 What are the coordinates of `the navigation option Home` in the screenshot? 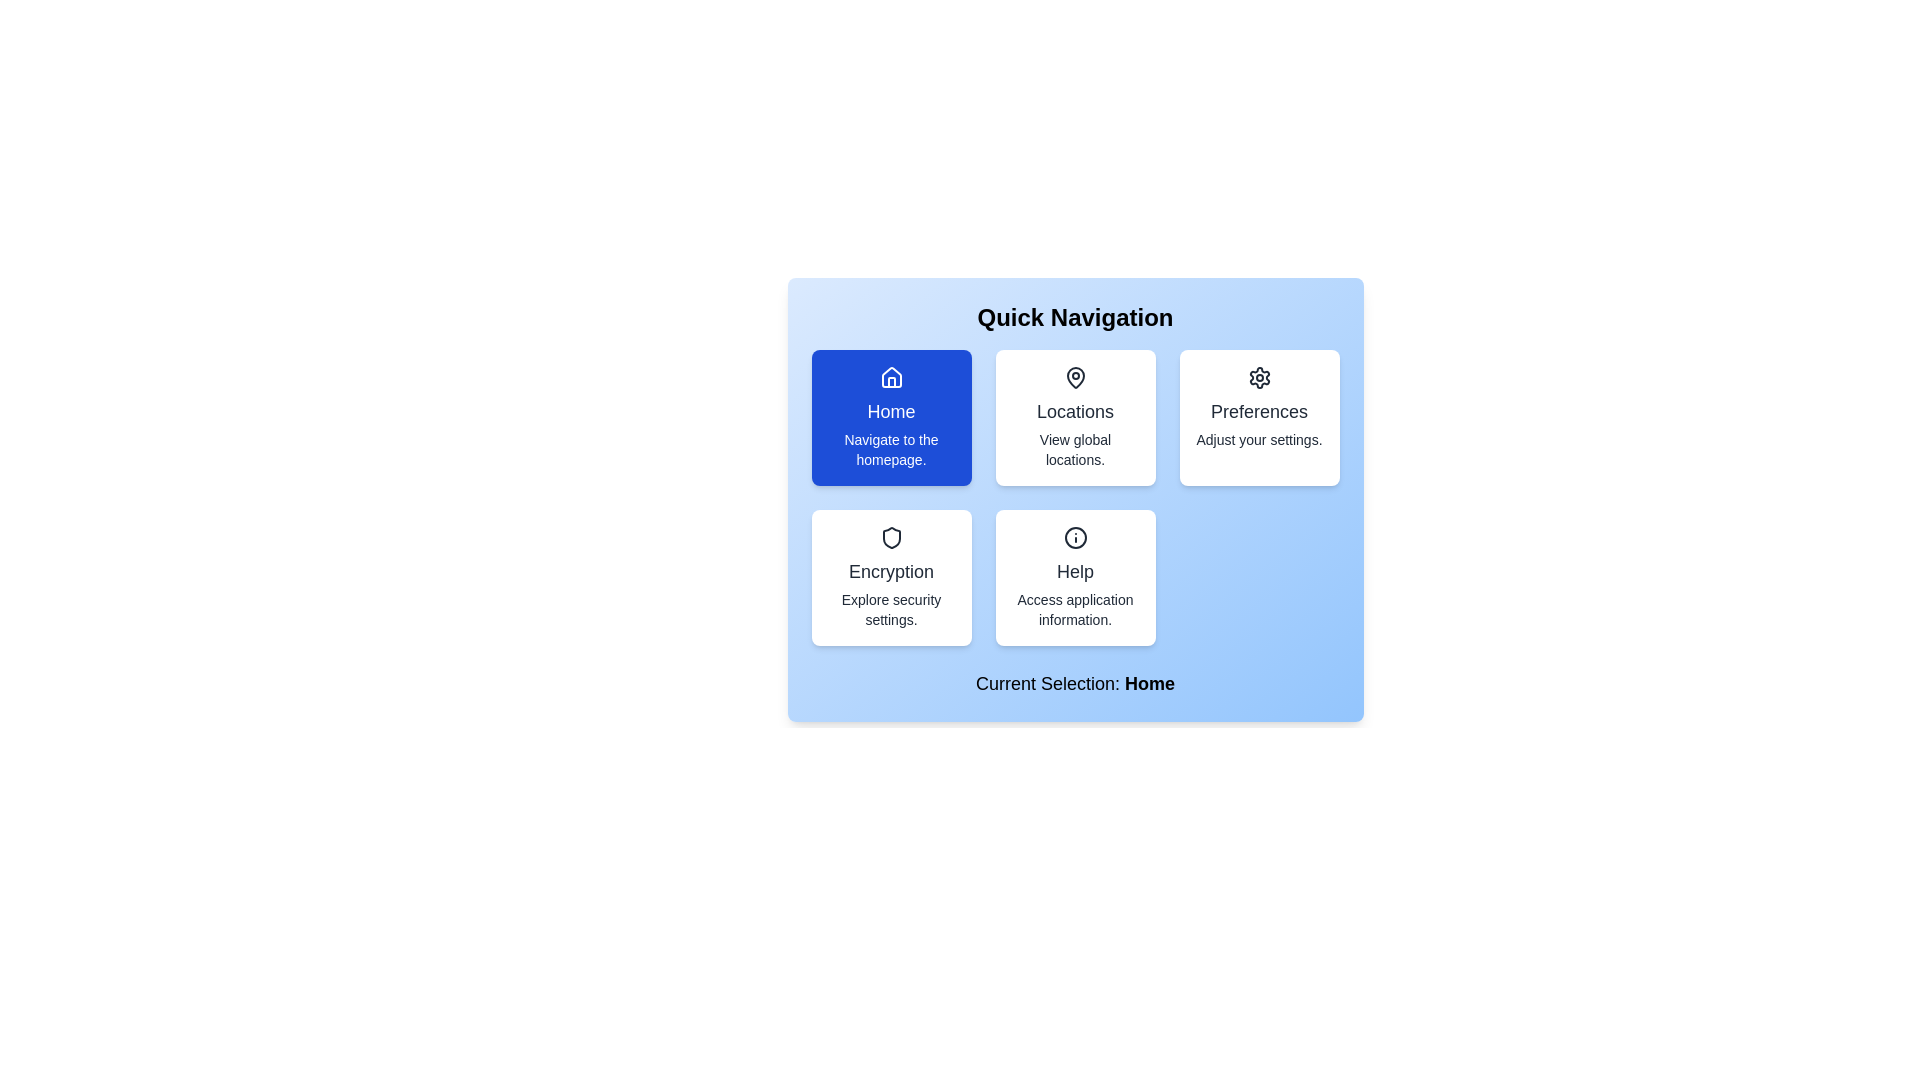 It's located at (890, 416).